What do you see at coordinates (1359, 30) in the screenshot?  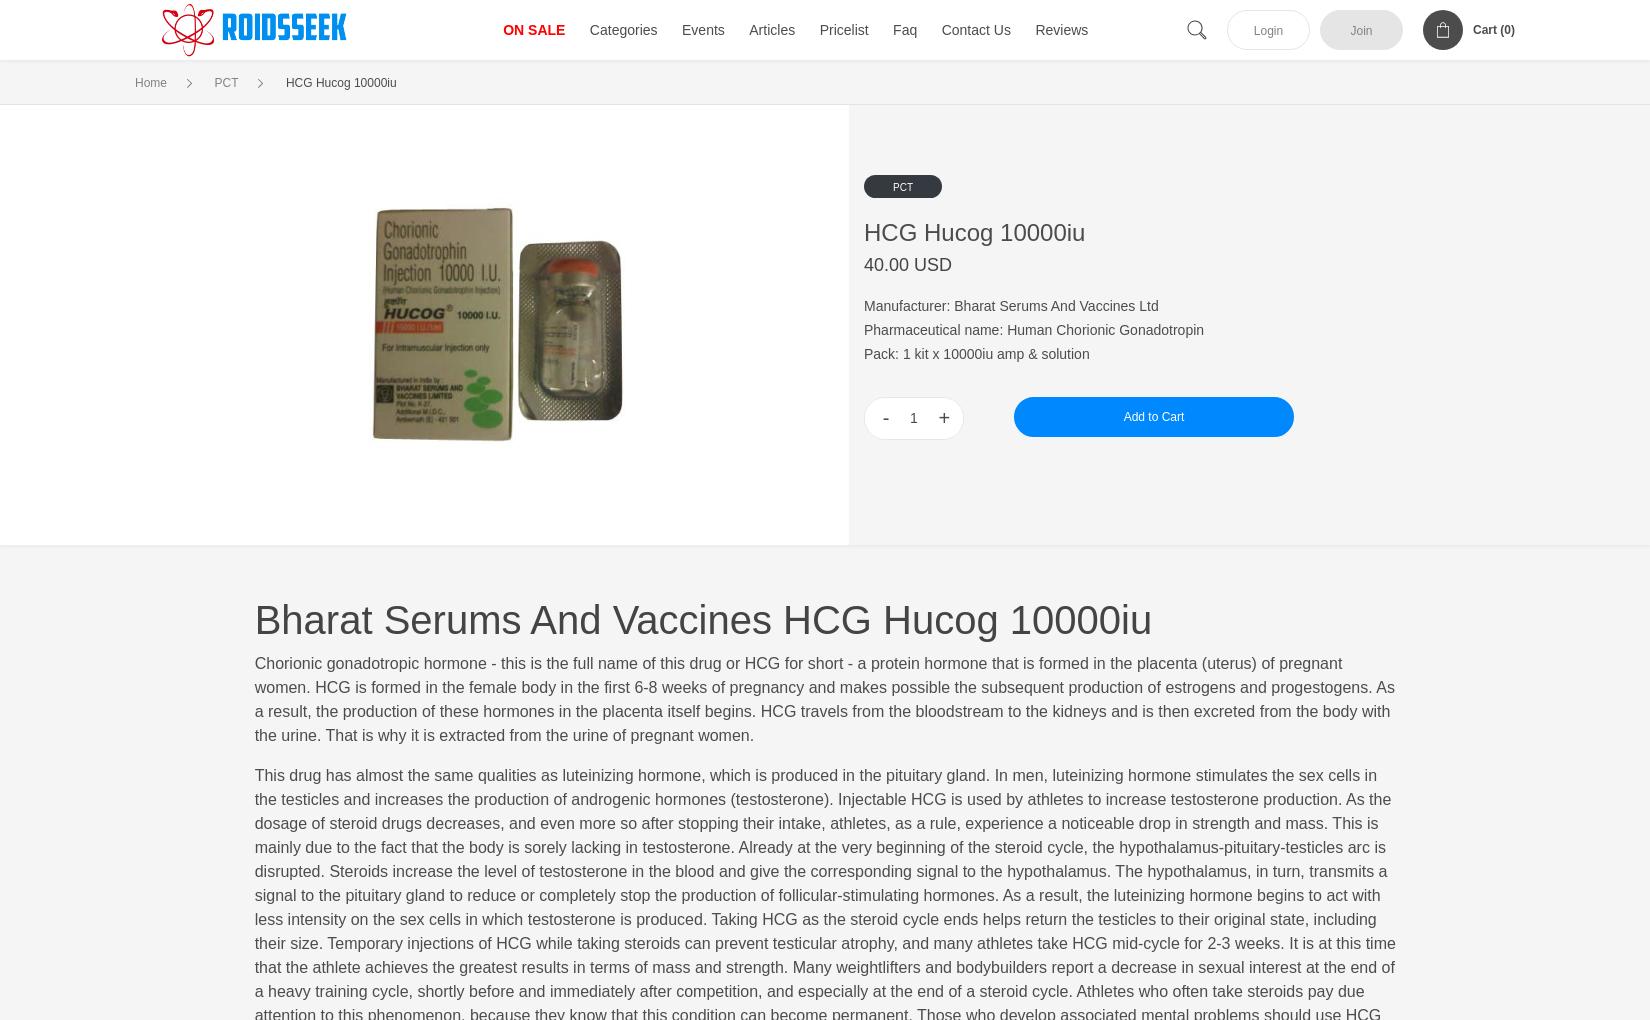 I see `'Join'` at bounding box center [1359, 30].